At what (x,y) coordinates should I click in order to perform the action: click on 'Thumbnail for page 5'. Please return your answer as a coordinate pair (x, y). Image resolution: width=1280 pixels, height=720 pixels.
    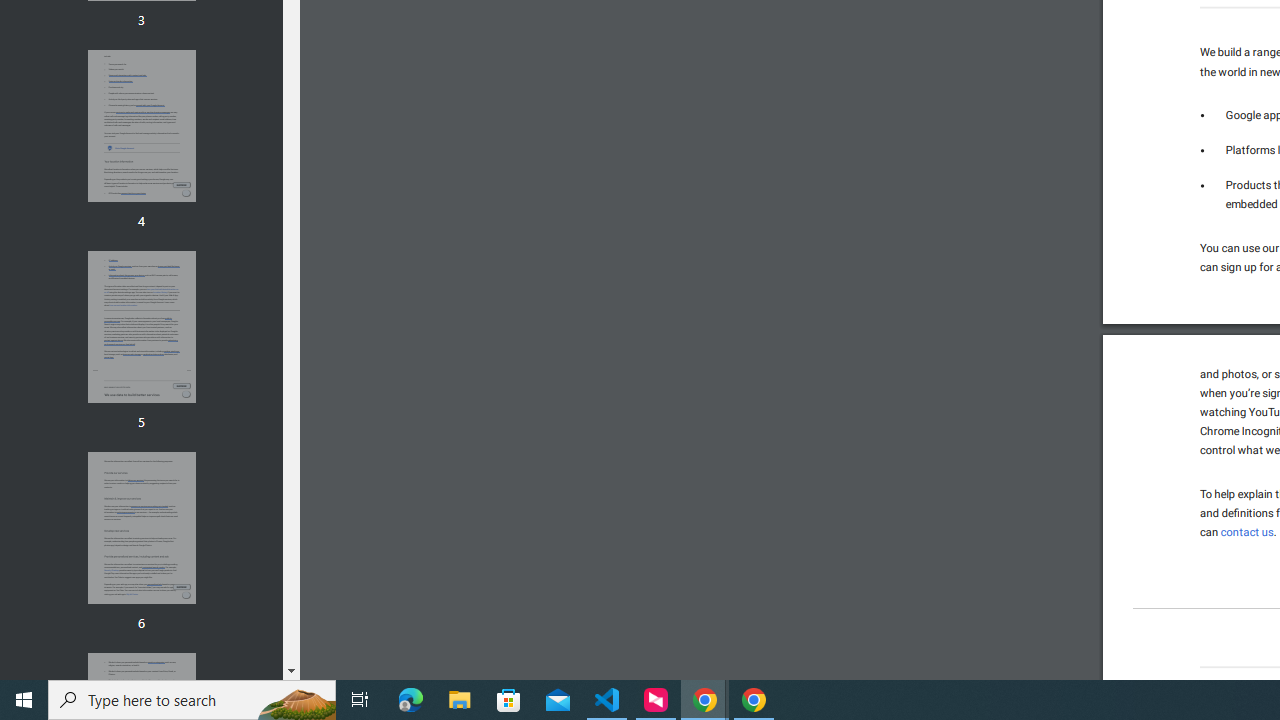
    Looking at the image, I should click on (140, 326).